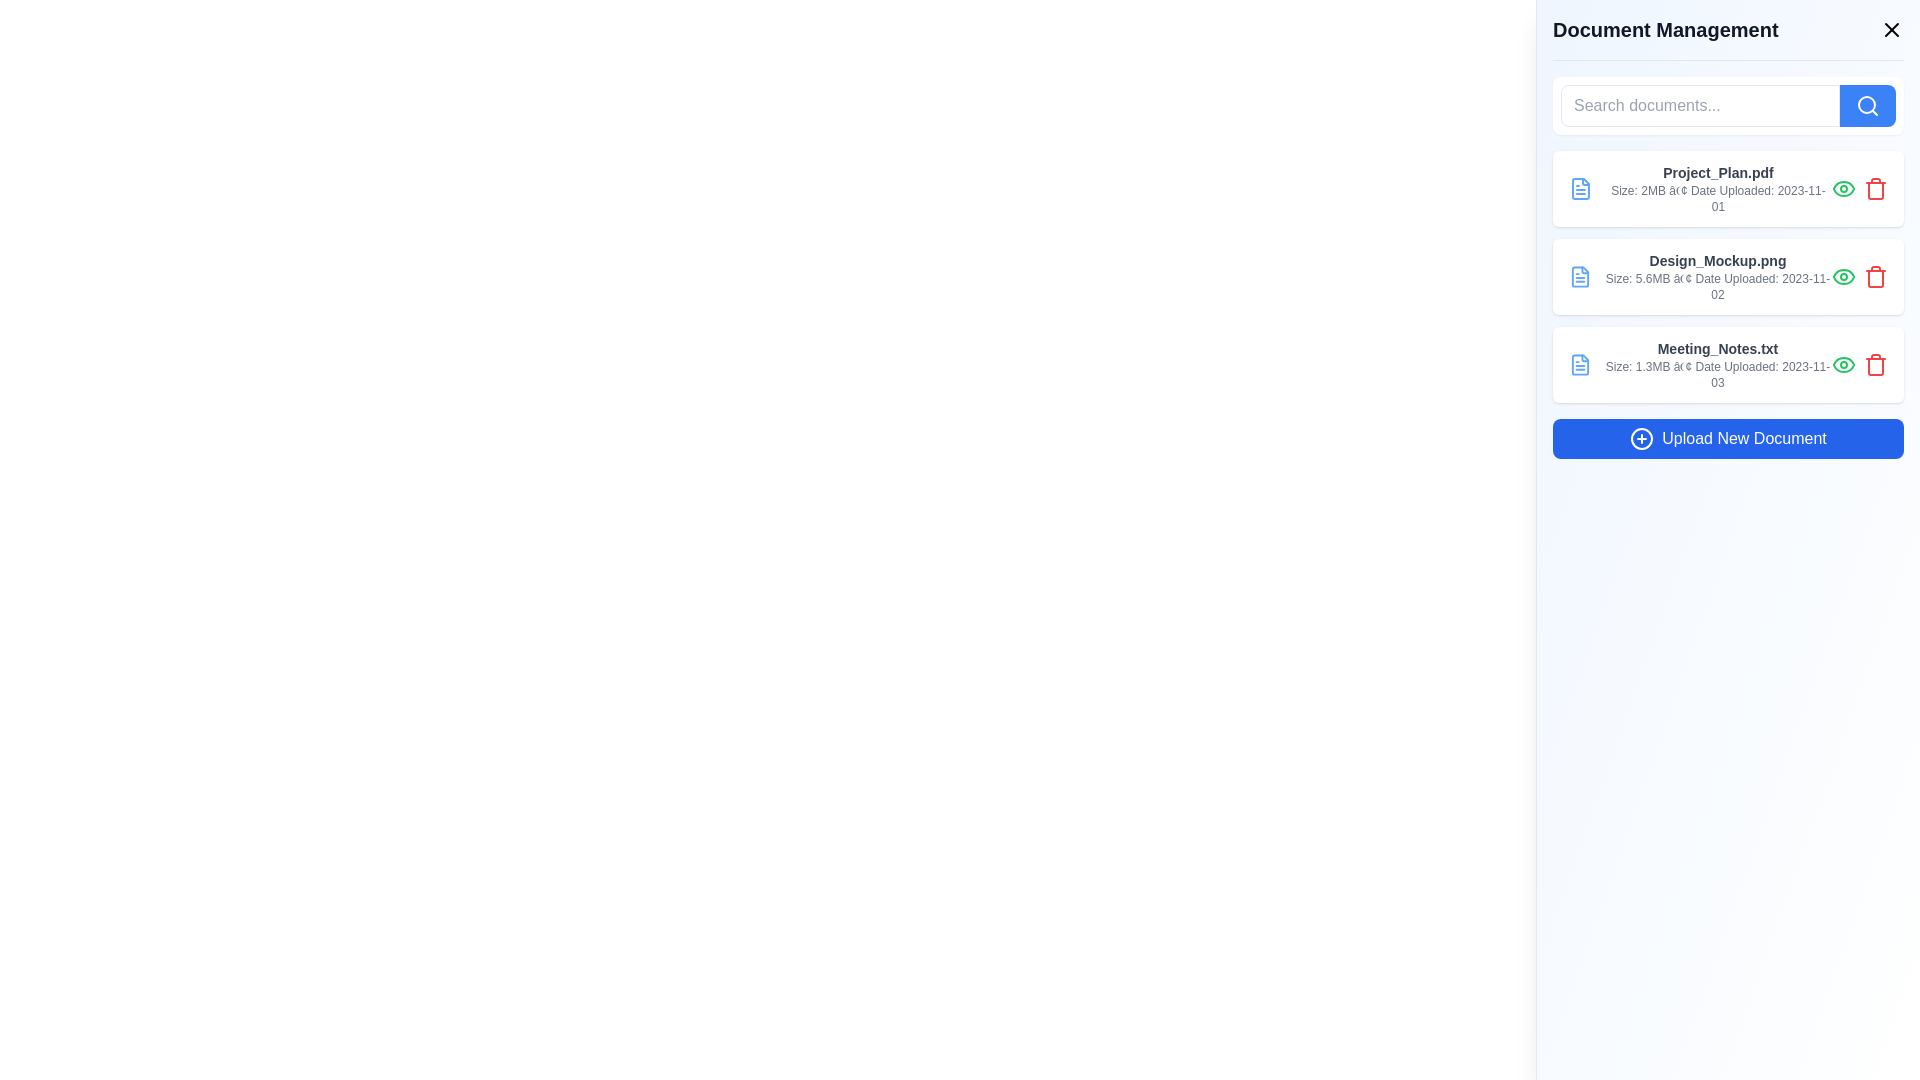 The height and width of the screenshot is (1080, 1920). What do you see at coordinates (1579, 189) in the screenshot?
I see `the blue file icon that resembles a sheet with text lines, located to the left of the 'Project_Plan.pdf' document entry in the document management list` at bounding box center [1579, 189].